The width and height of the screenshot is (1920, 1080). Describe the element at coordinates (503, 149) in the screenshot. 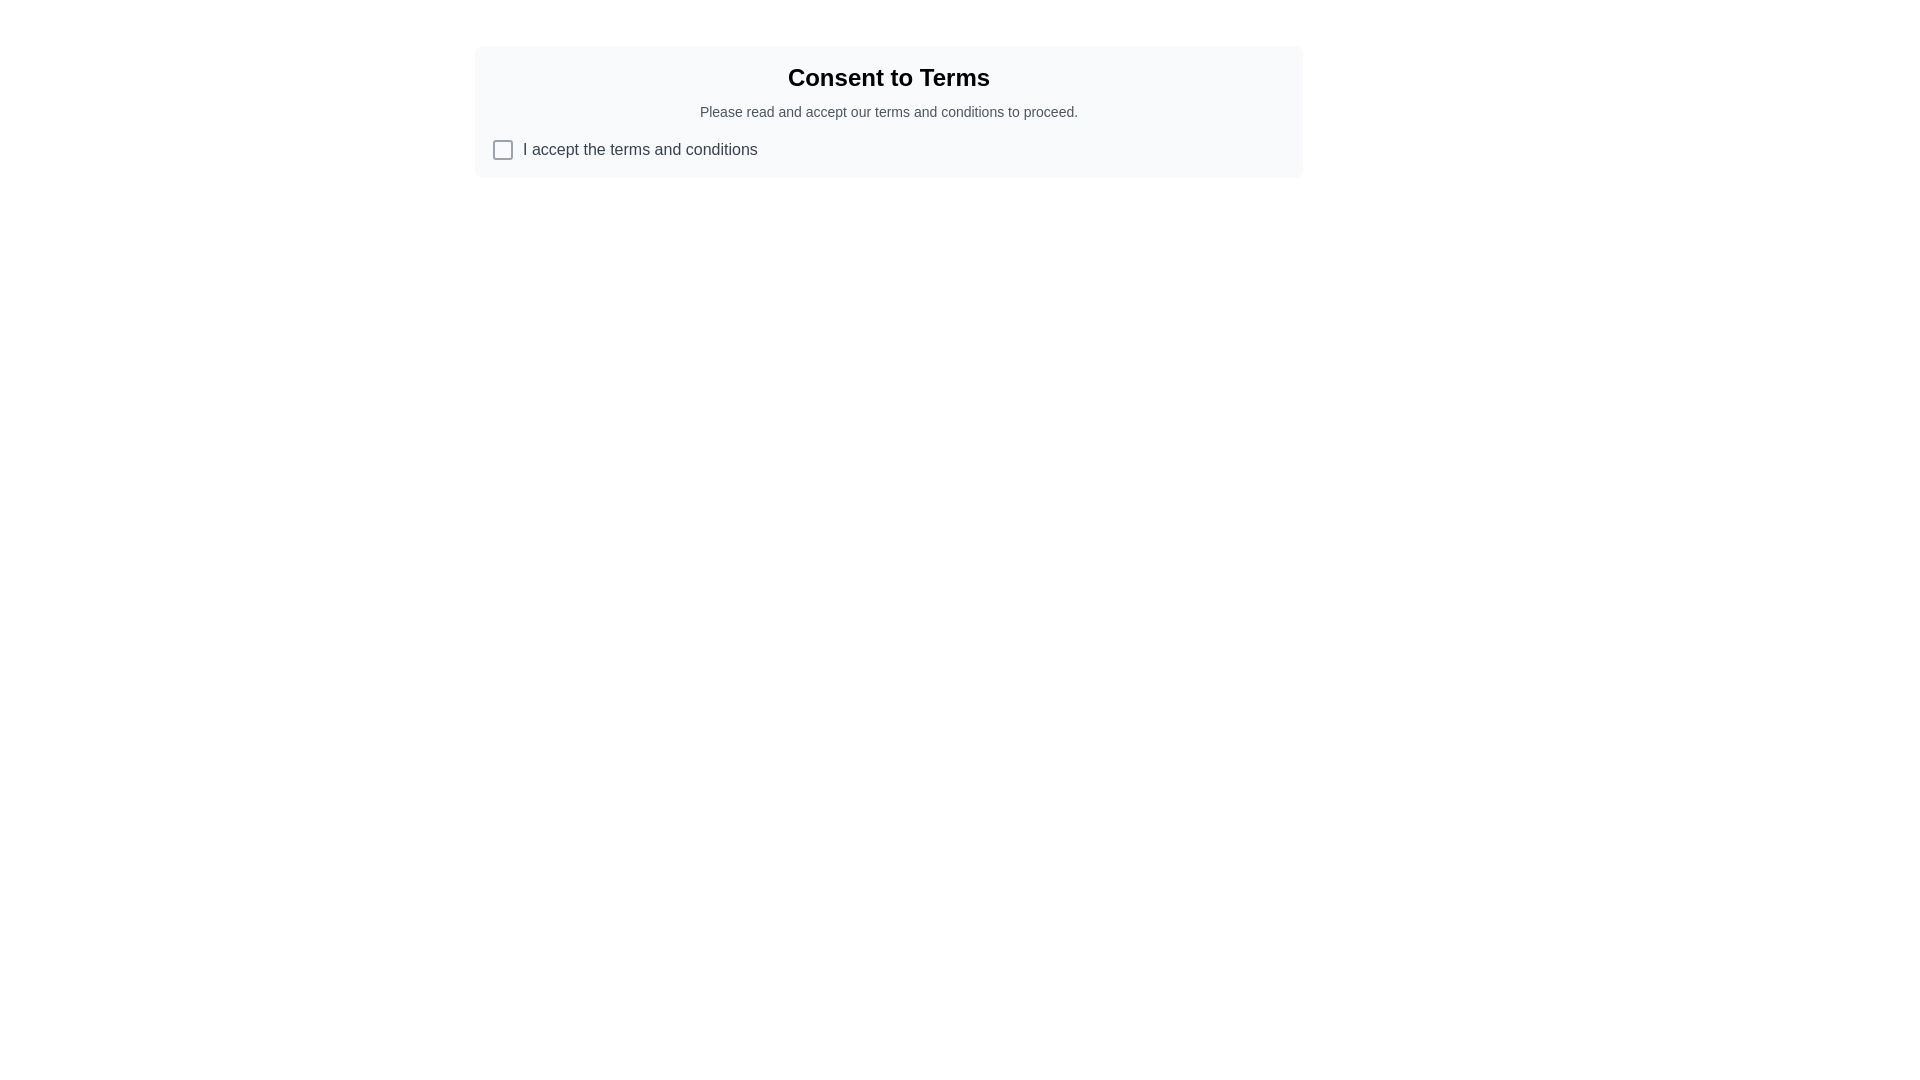

I see `the checkbox state indicator next to the text 'I accept the terms and conditions' by clicking on its associated checkbox` at that location.